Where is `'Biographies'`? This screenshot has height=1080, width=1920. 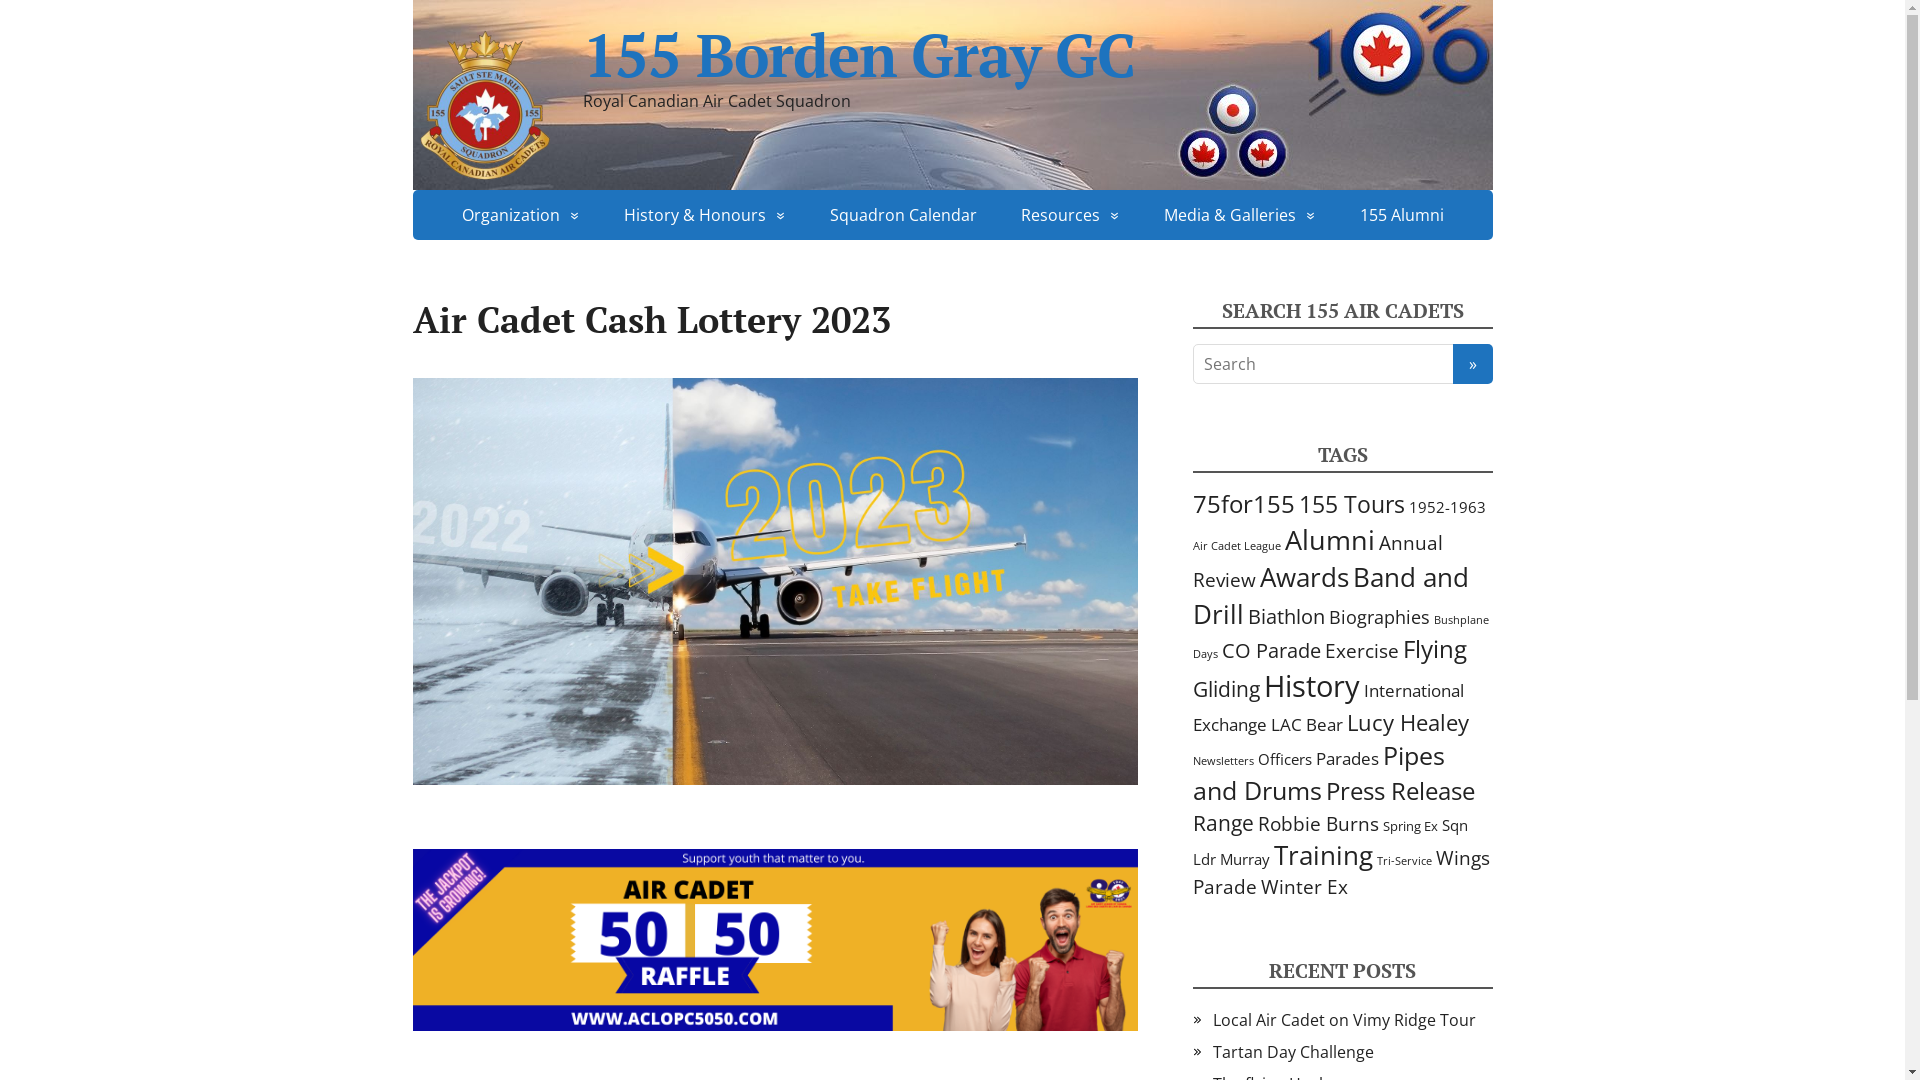 'Biographies' is located at coordinates (1377, 616).